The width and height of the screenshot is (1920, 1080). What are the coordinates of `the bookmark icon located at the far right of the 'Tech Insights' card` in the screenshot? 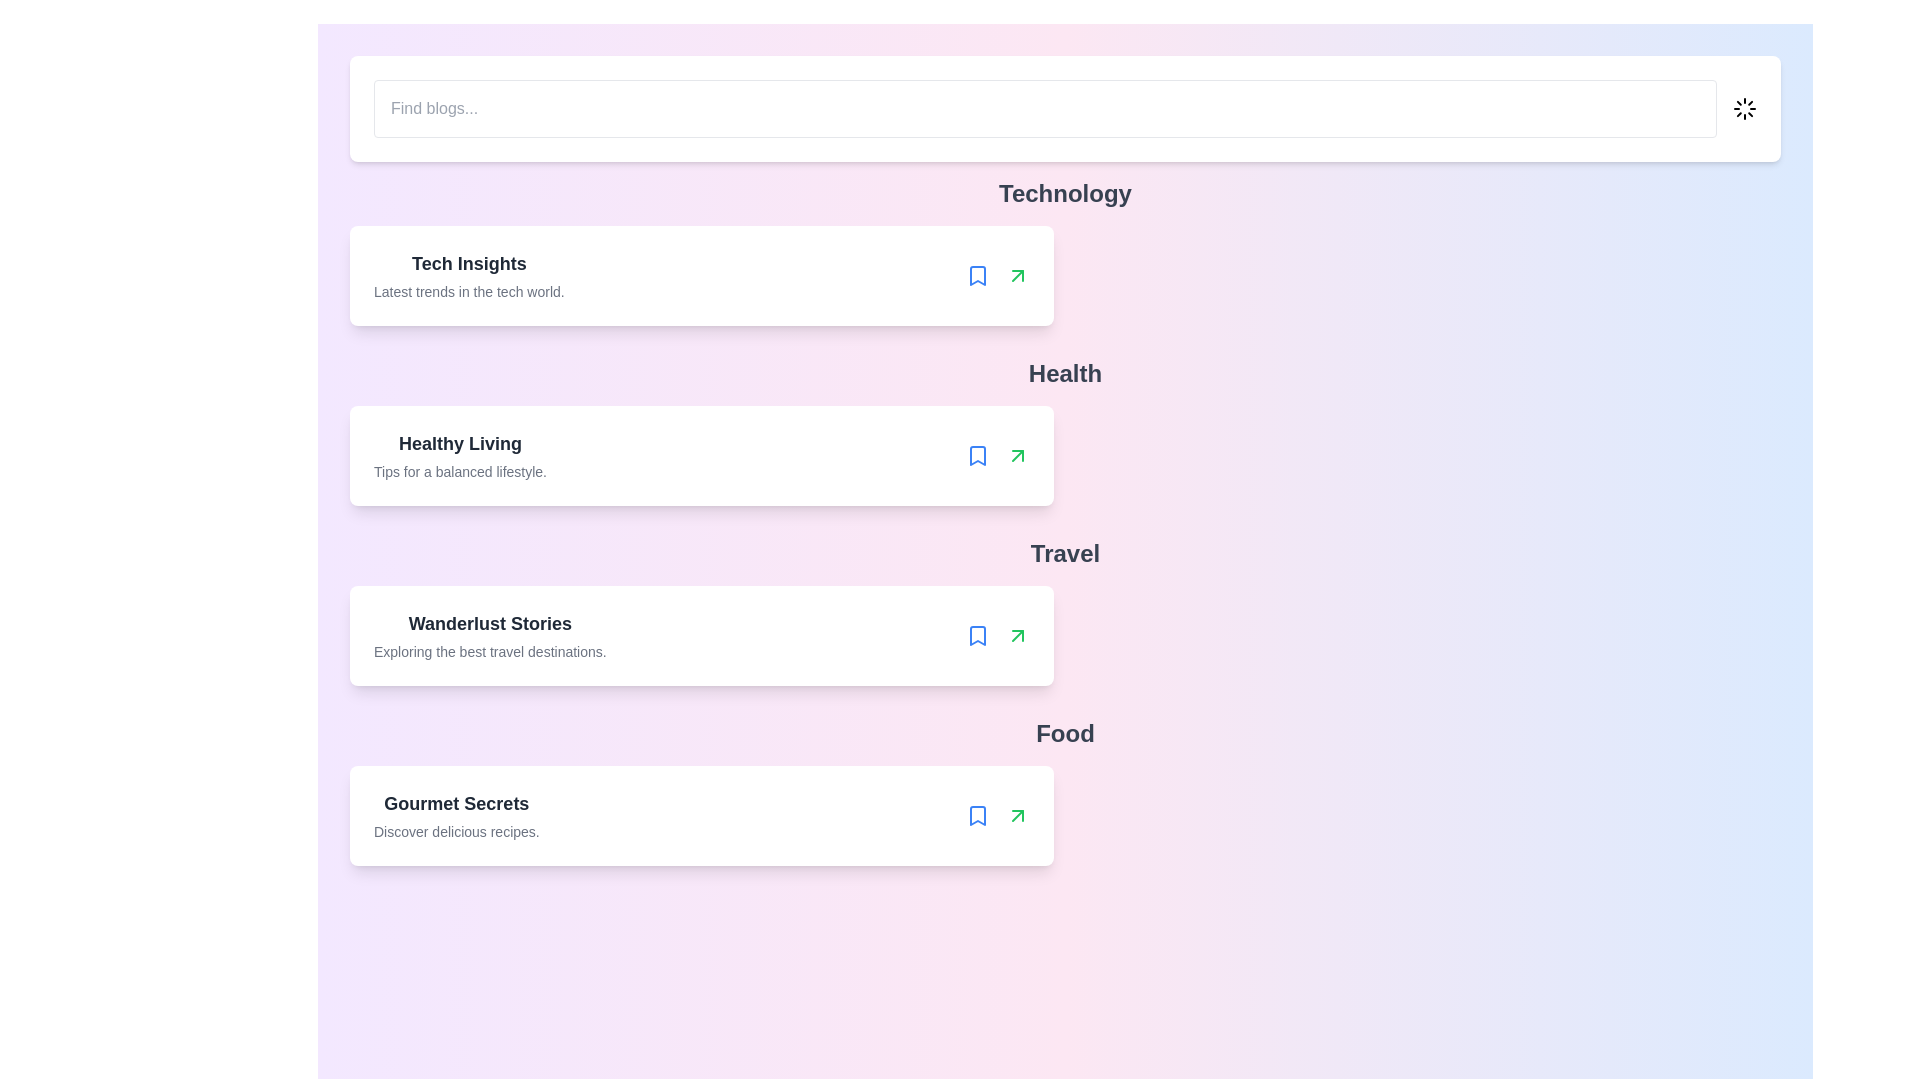 It's located at (977, 276).